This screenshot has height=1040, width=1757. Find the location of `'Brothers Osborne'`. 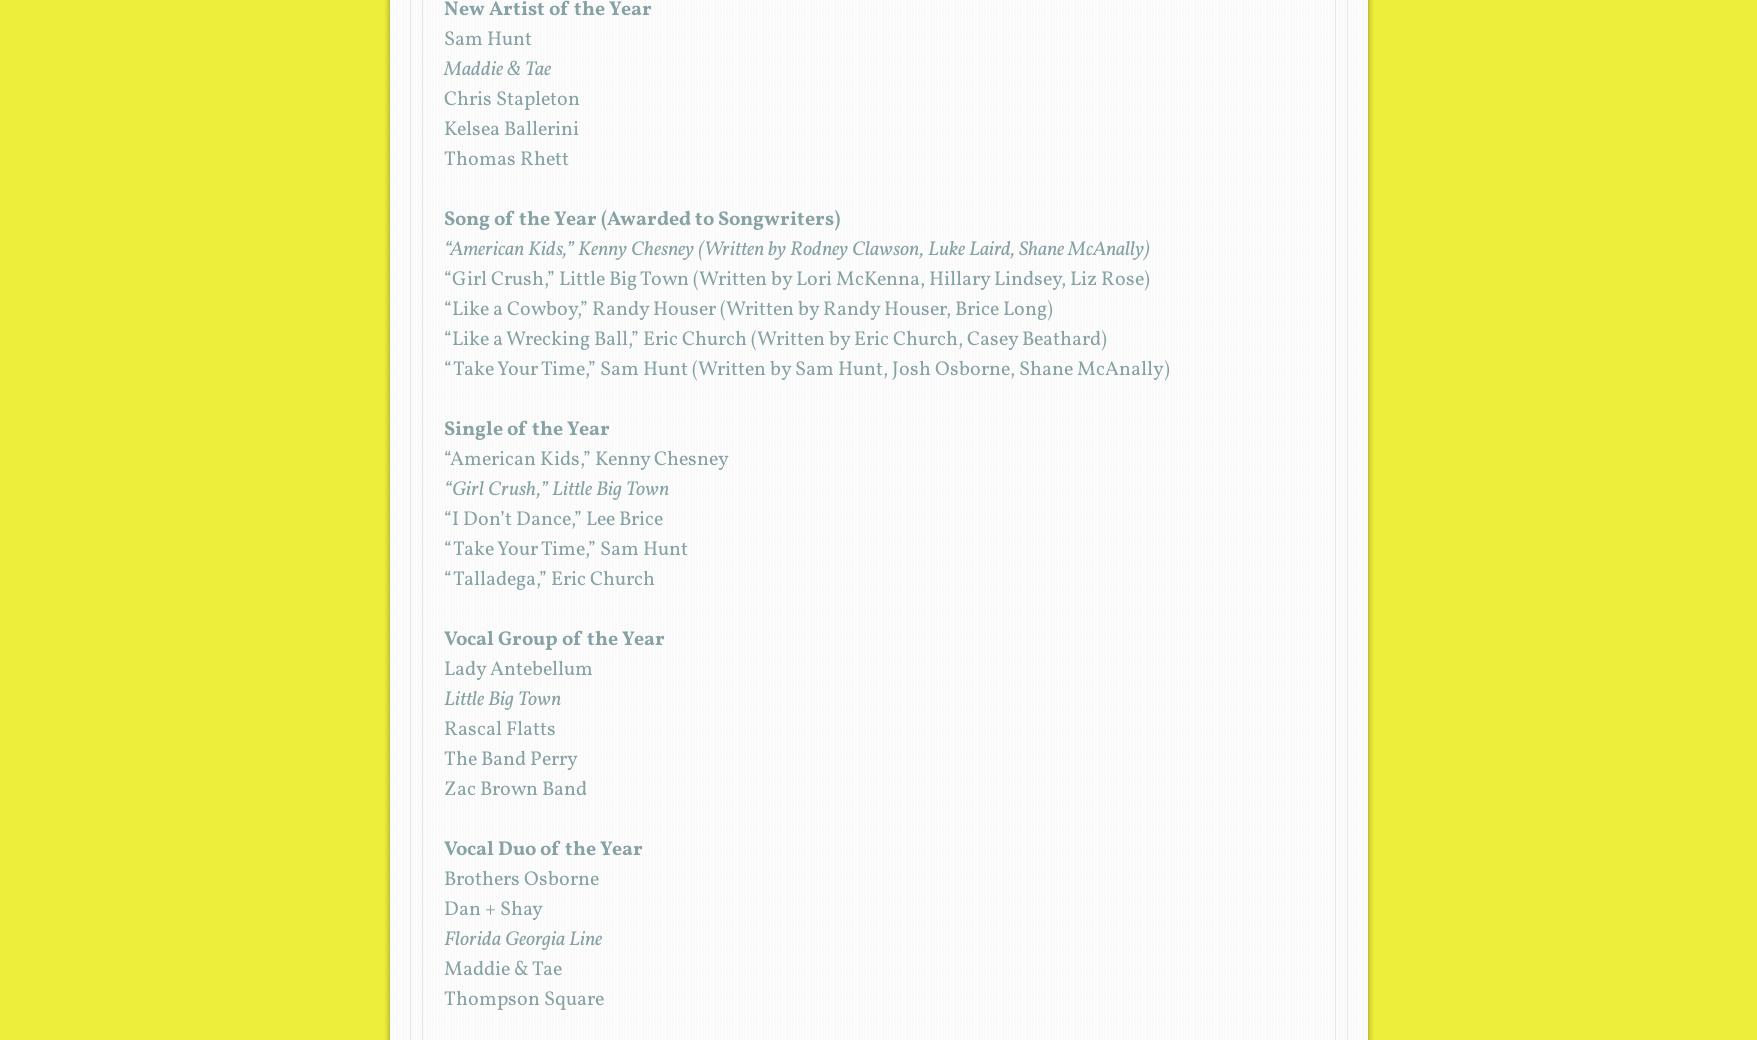

'Brothers Osborne' is located at coordinates (520, 879).